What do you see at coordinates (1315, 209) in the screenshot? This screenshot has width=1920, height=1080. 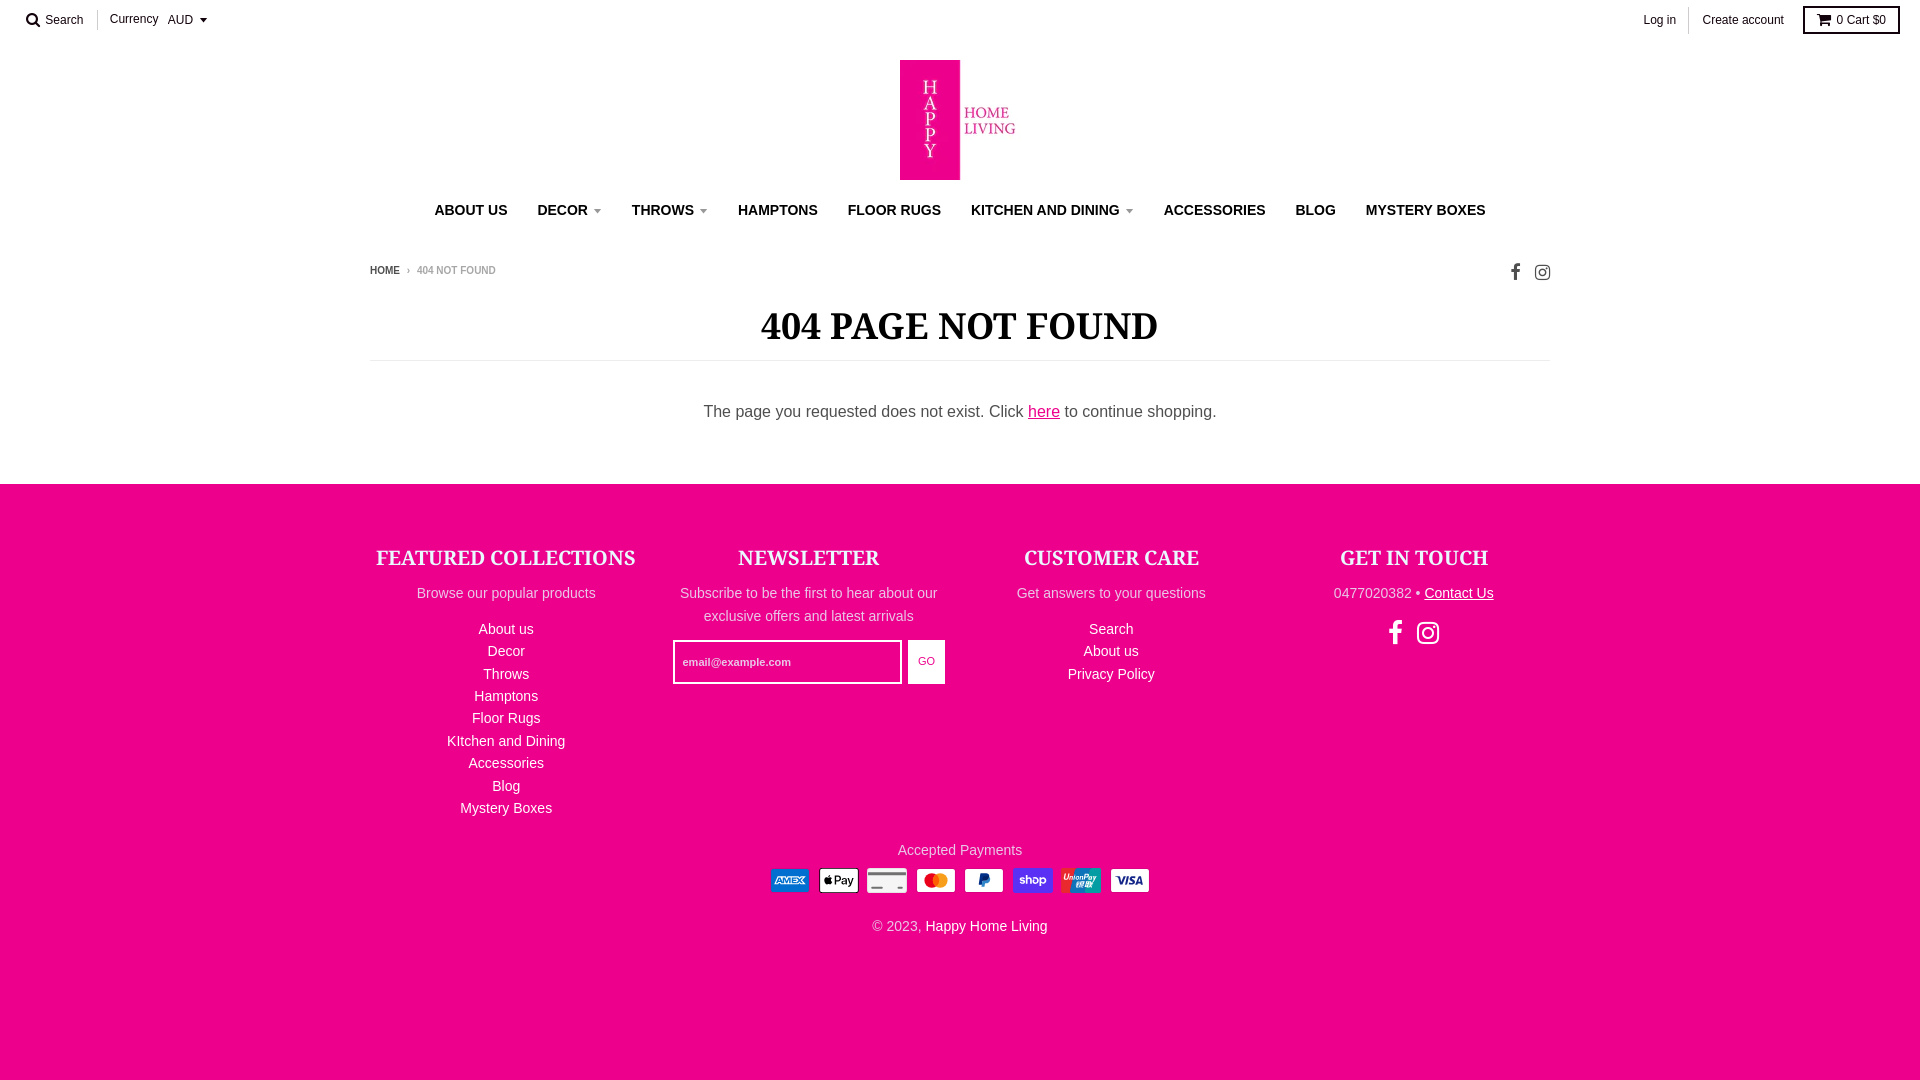 I see `'BLOG'` at bounding box center [1315, 209].